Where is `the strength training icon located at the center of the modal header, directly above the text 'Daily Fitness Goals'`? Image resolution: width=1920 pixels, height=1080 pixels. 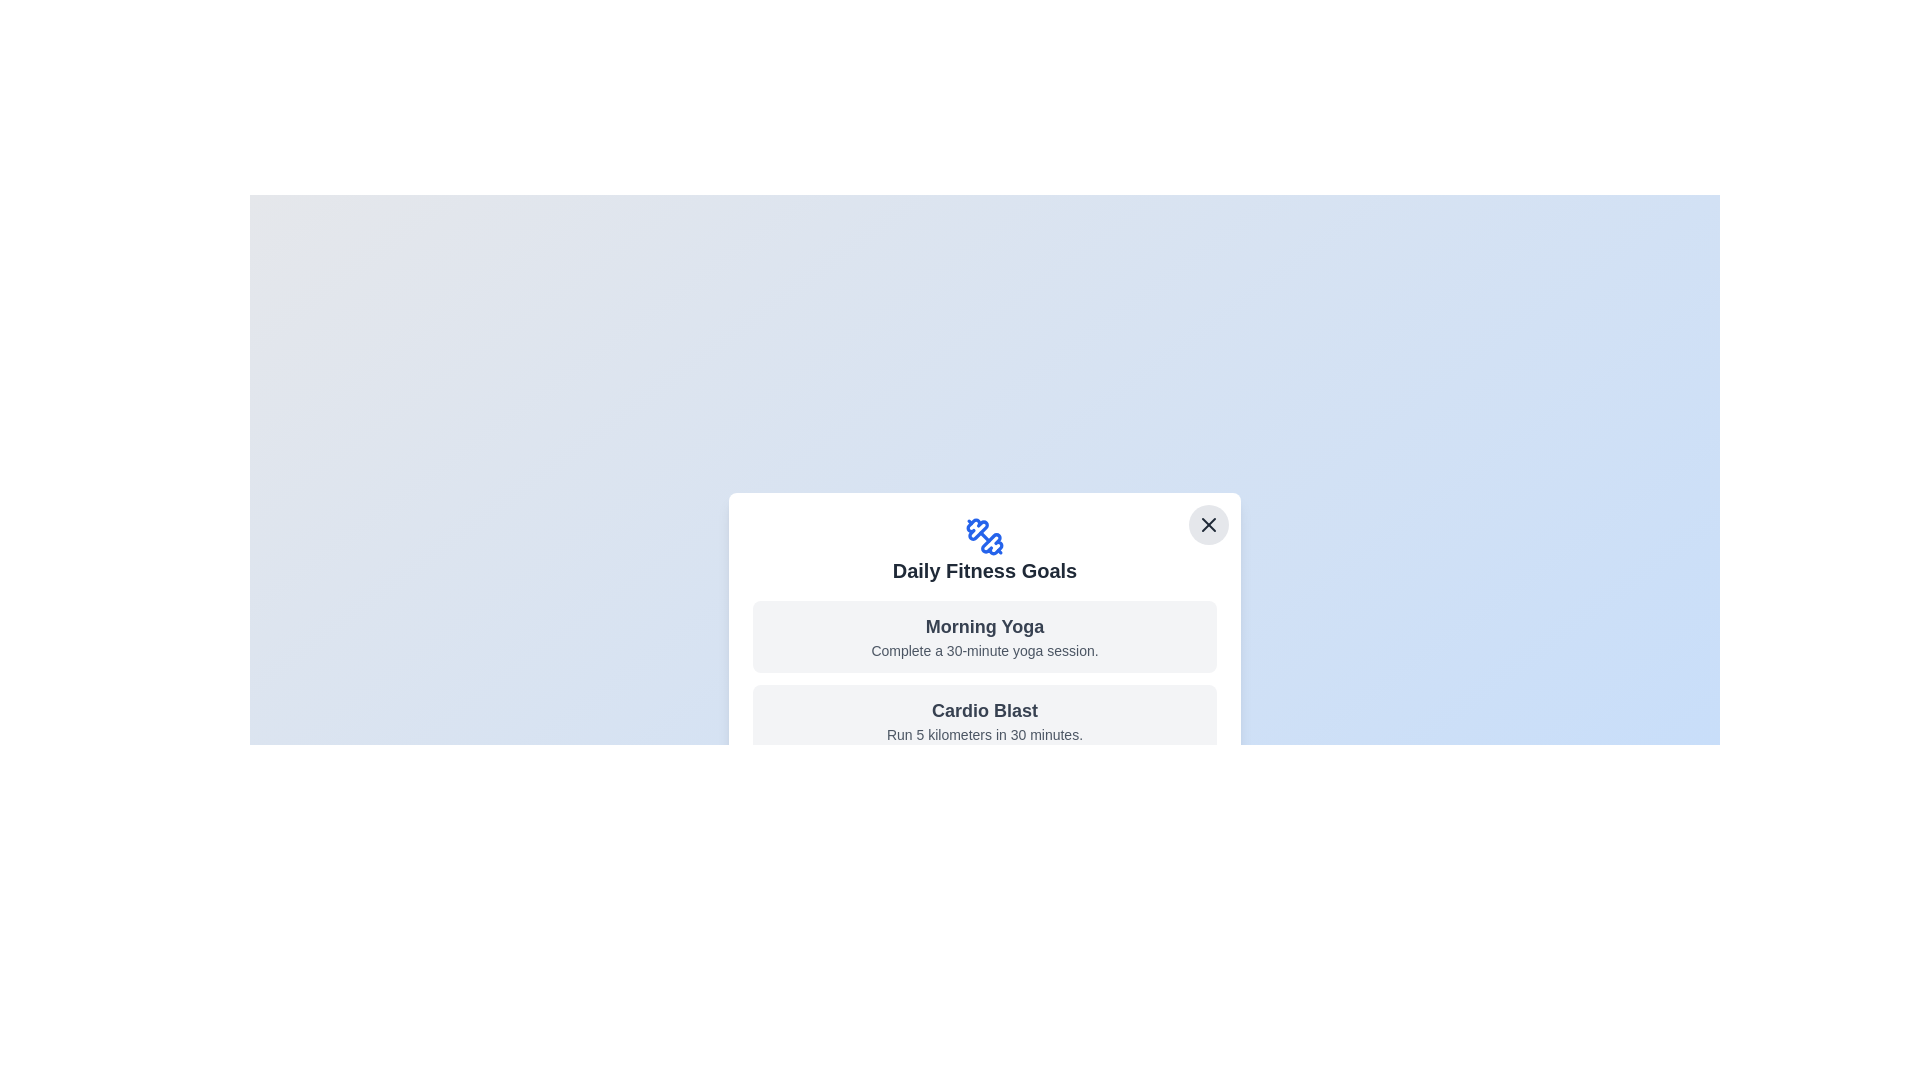 the strength training icon located at the center of the modal header, directly above the text 'Daily Fitness Goals' is located at coordinates (984, 535).